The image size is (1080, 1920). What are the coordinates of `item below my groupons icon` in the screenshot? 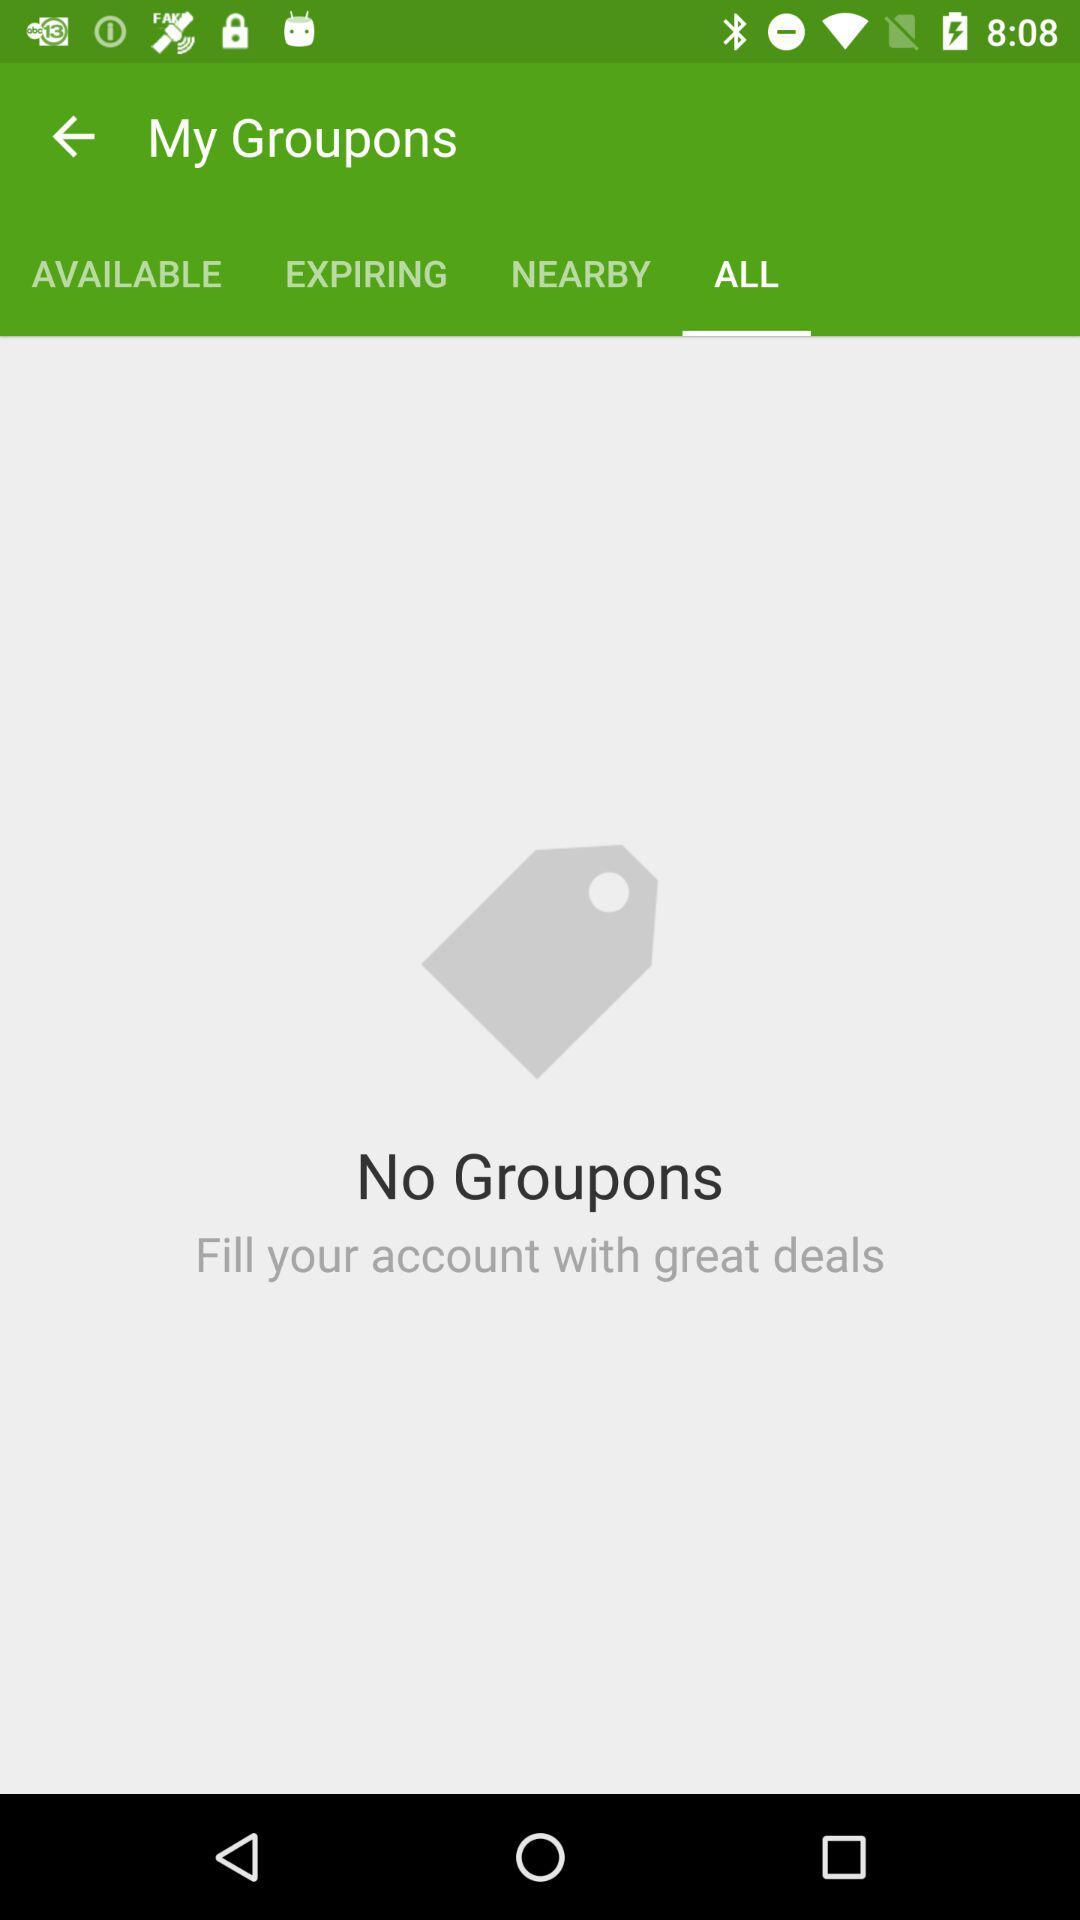 It's located at (366, 272).